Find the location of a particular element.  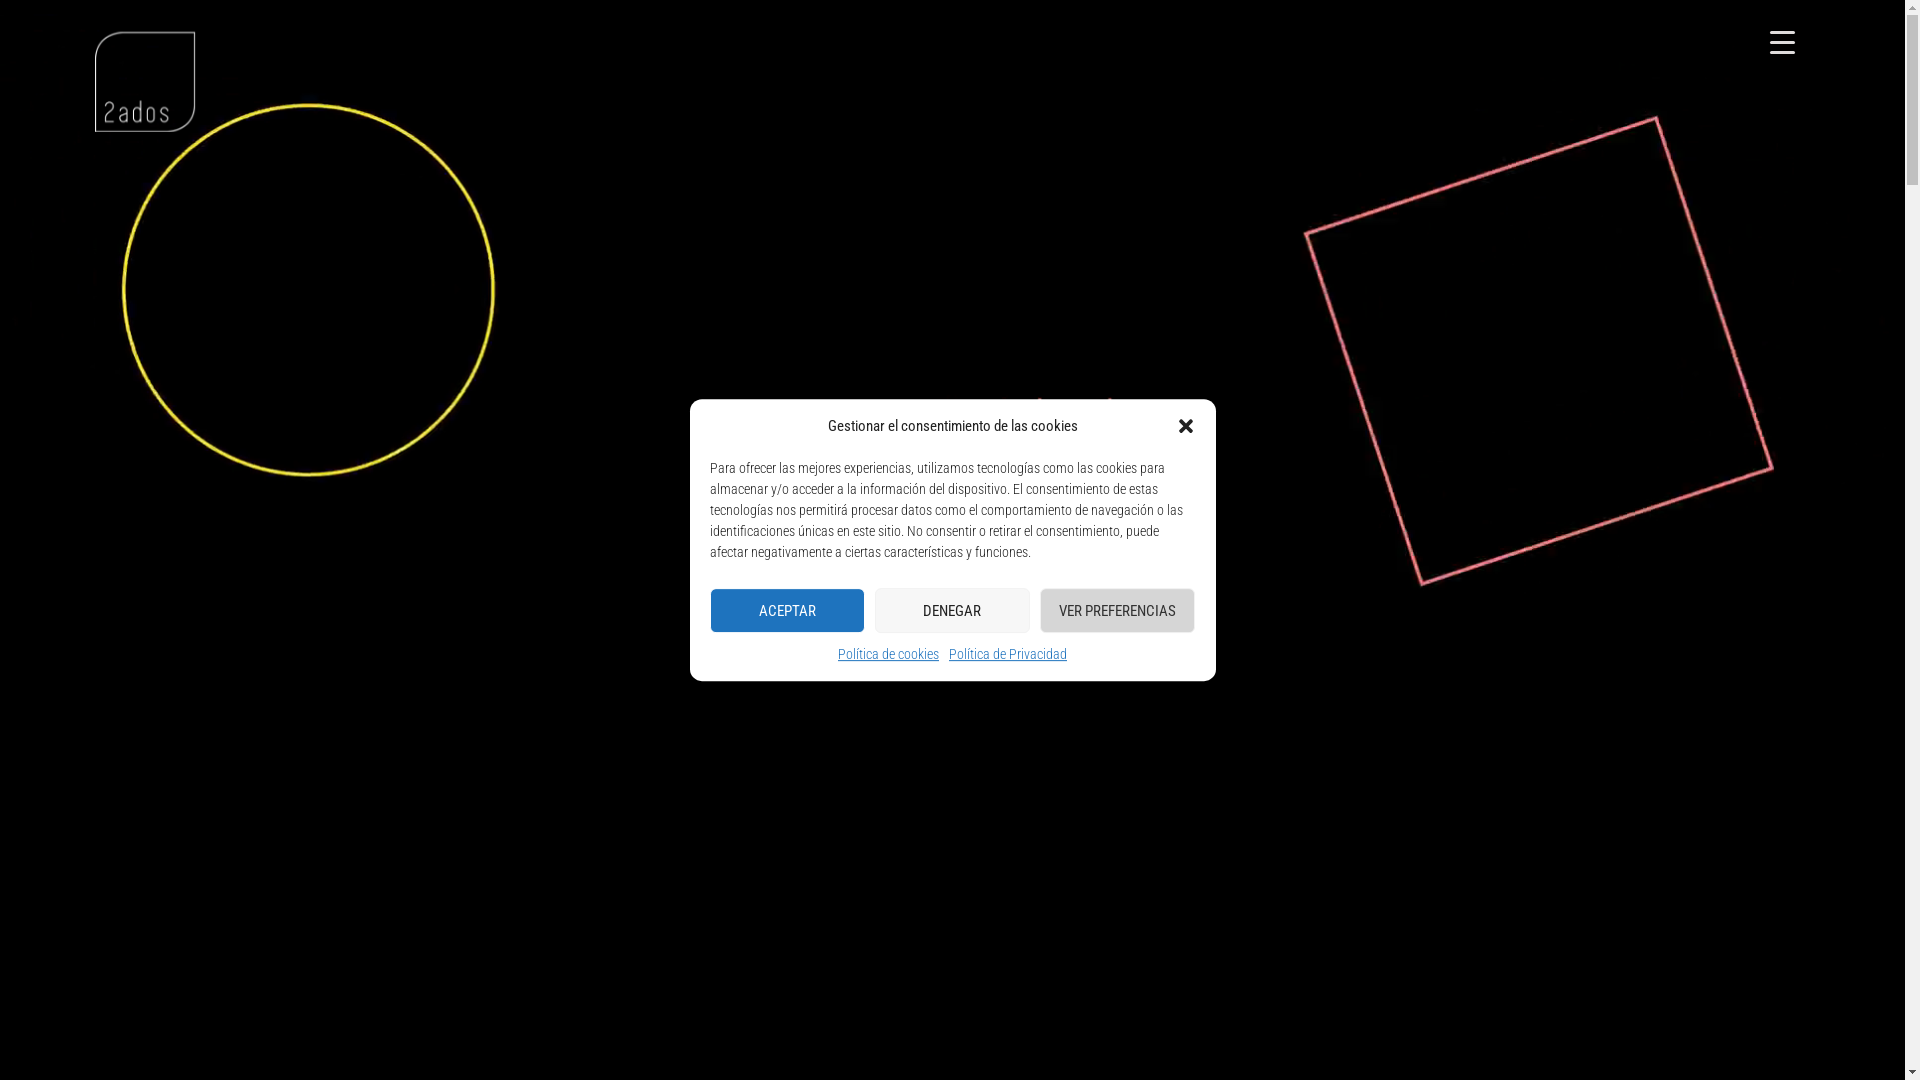

'ACEPTAR' is located at coordinates (786, 609).